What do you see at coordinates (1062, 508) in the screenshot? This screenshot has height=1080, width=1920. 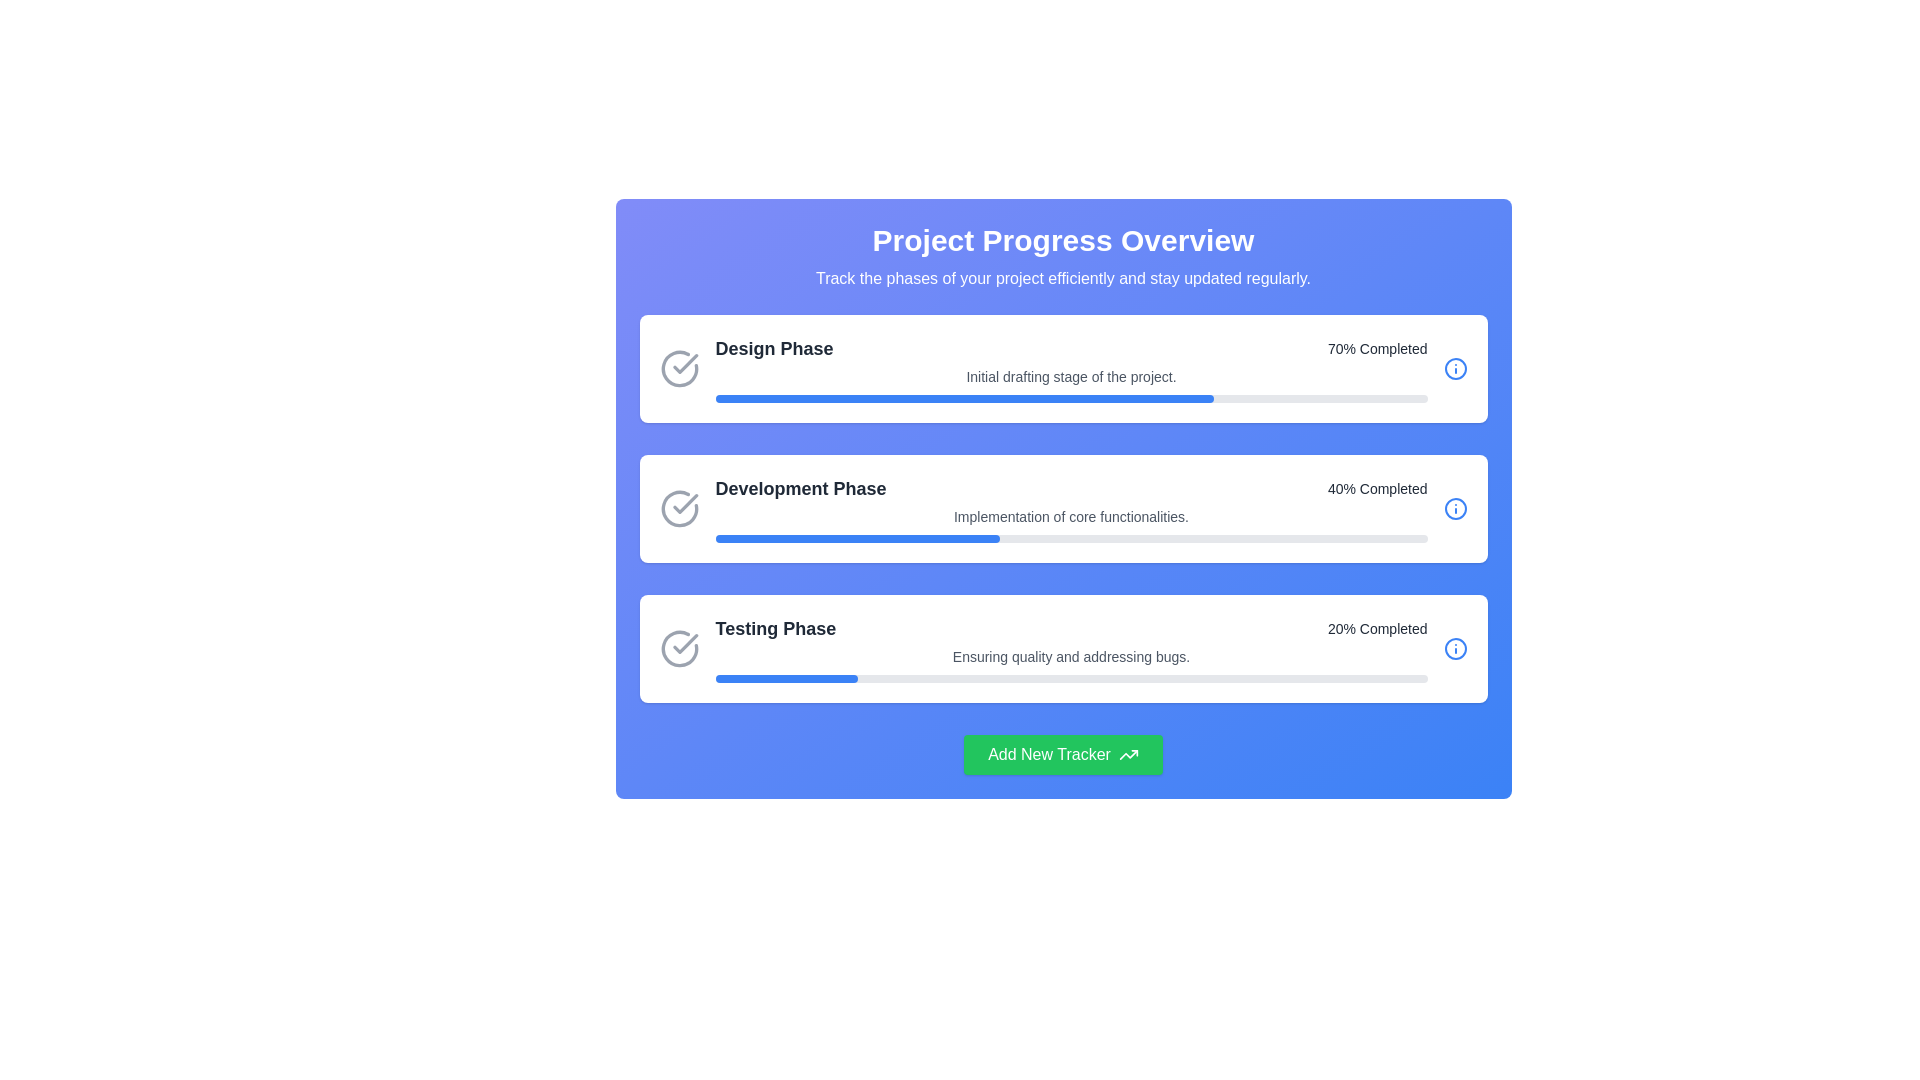 I see `the Progress Indicator Block located at the center of the page, which shows the development phase progress percentage and related details` at bounding box center [1062, 508].